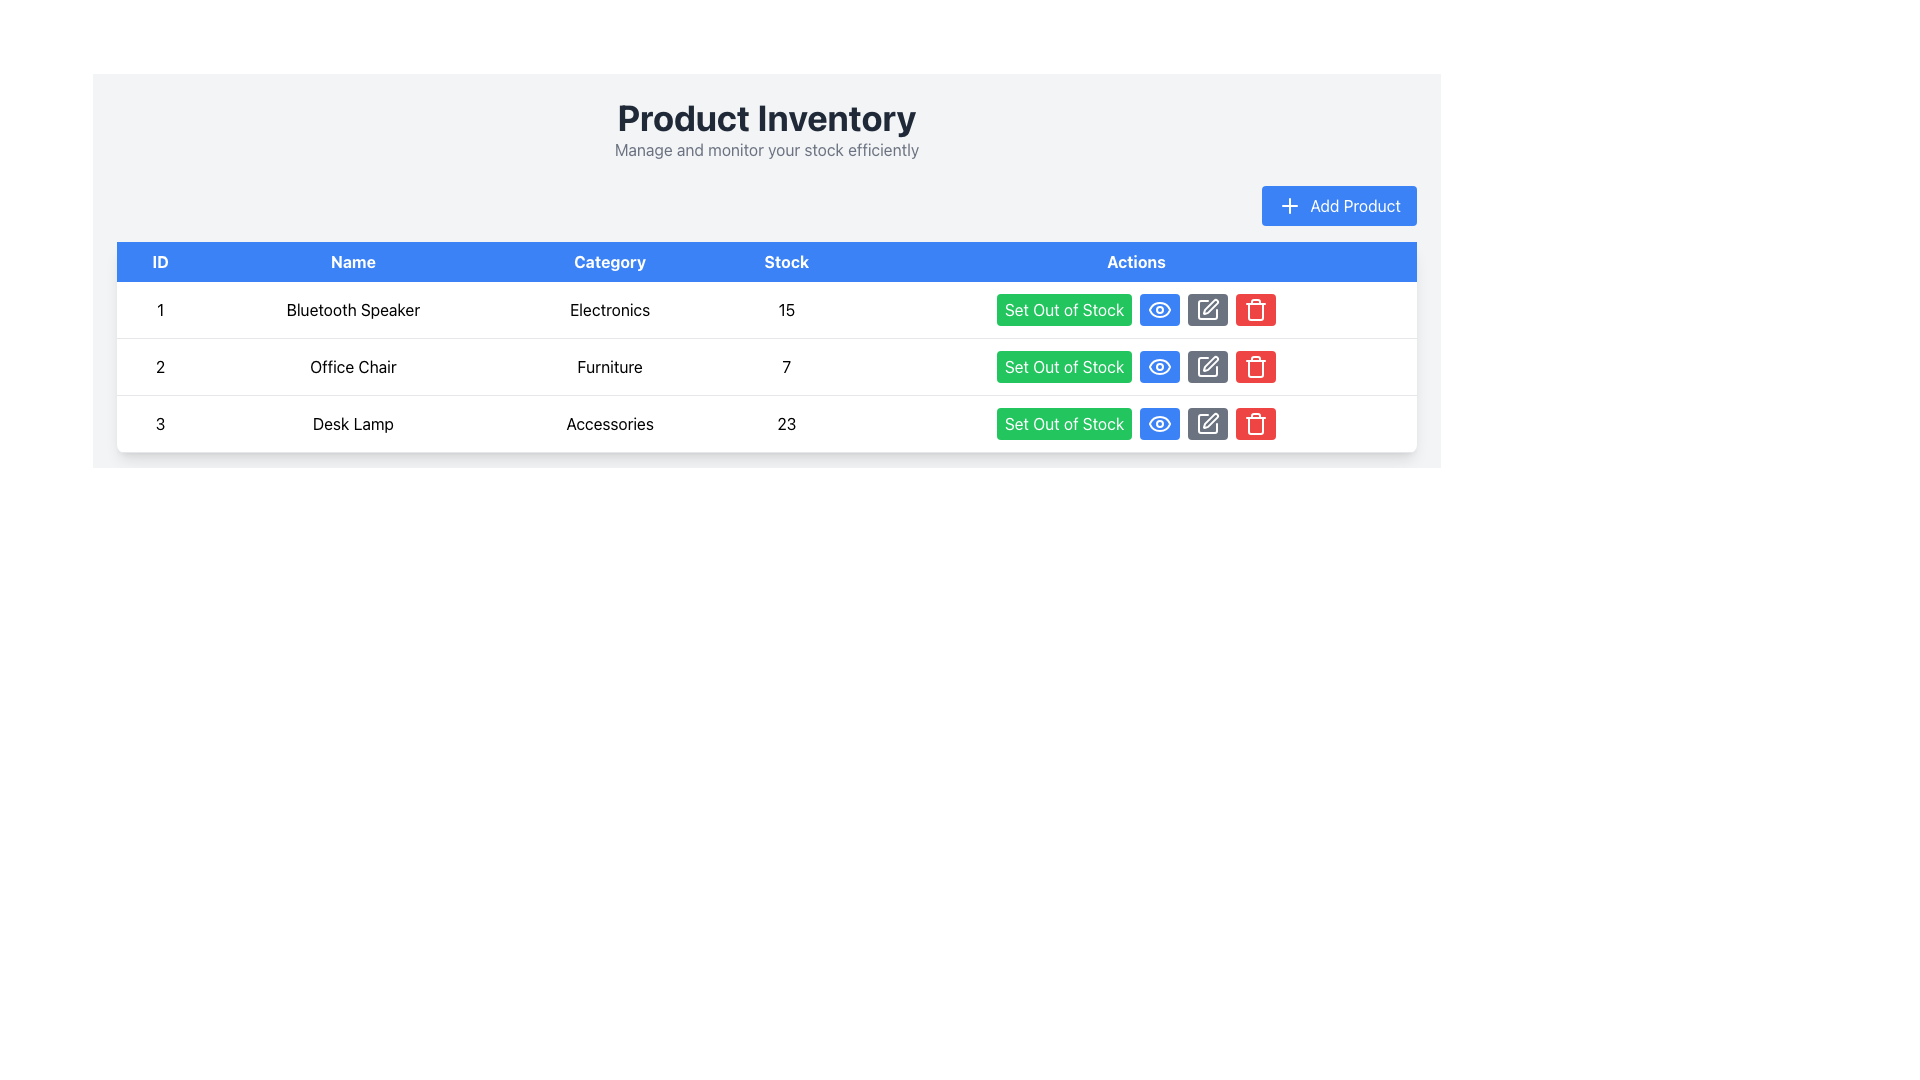 The width and height of the screenshot is (1920, 1080). What do you see at coordinates (1339, 205) in the screenshot?
I see `the blue 'Add Product' button located in the top-right corner of the header section` at bounding box center [1339, 205].